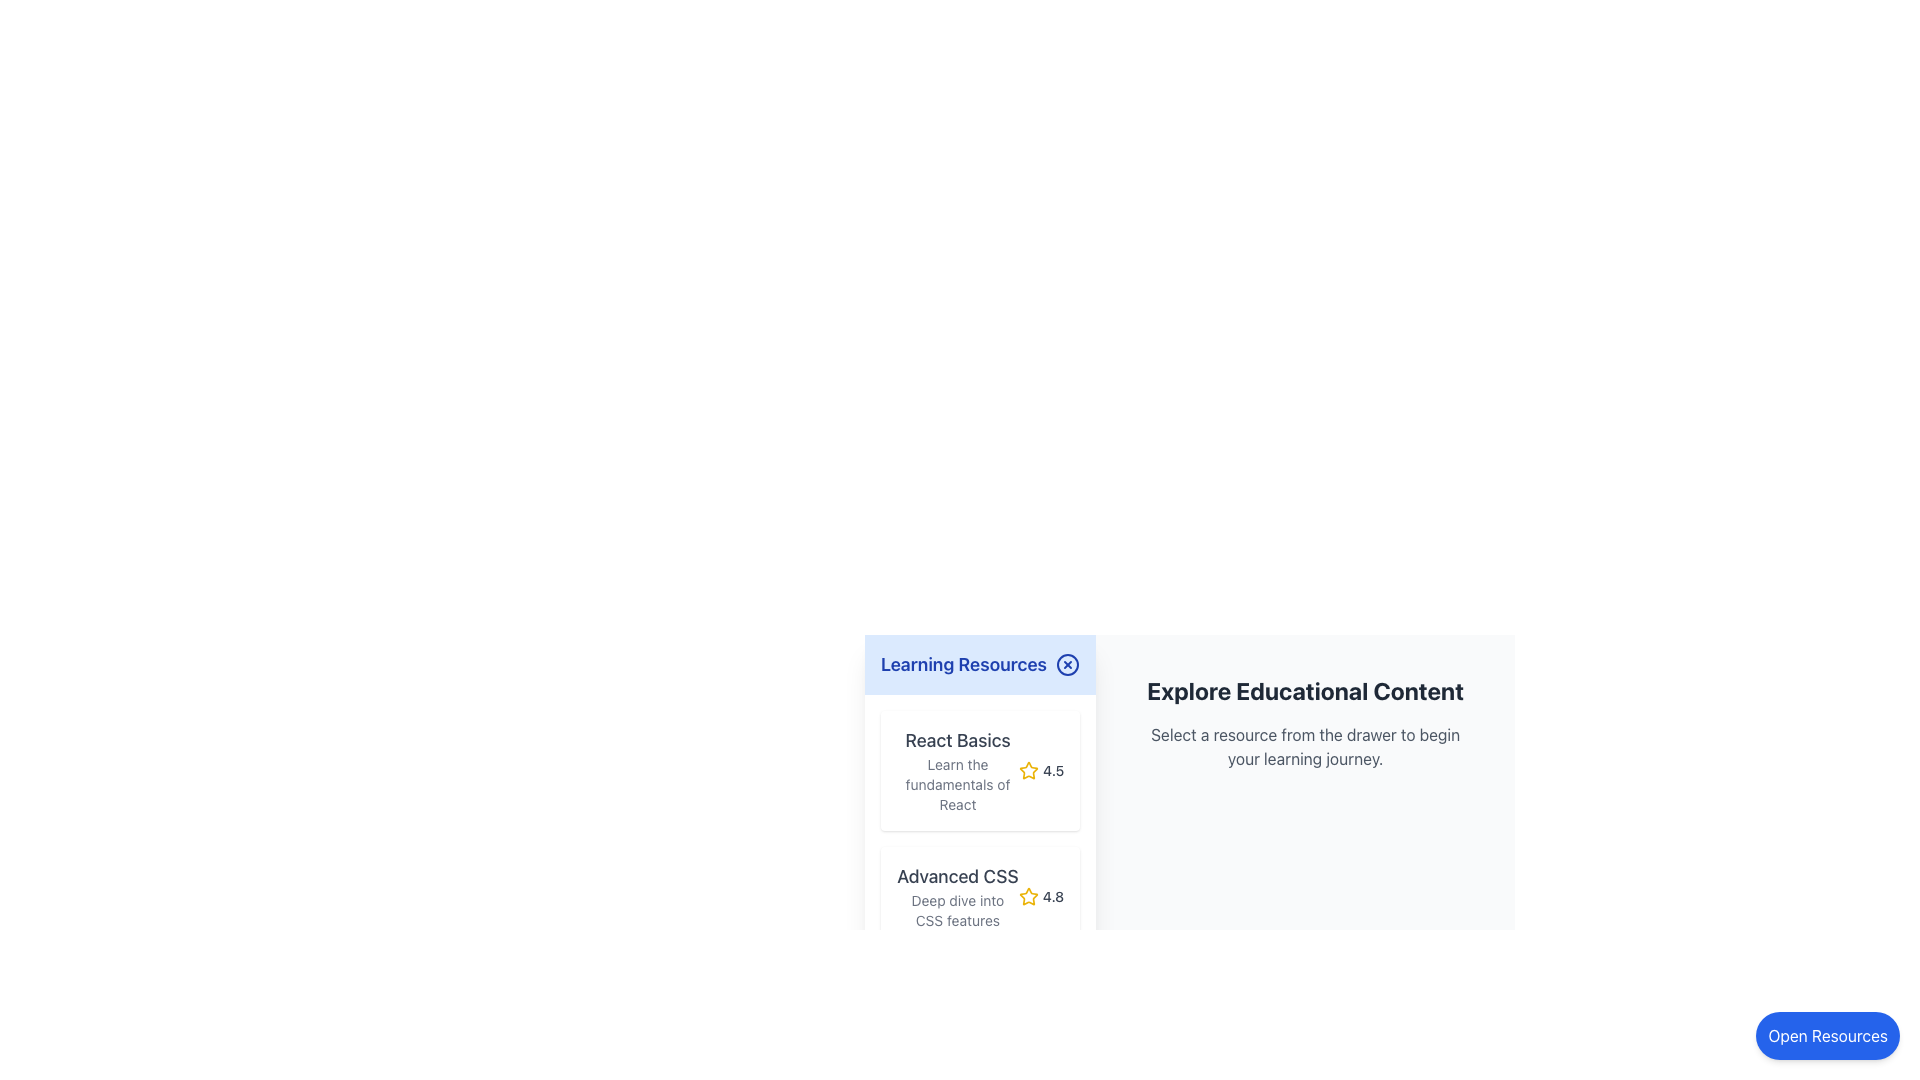 The image size is (1920, 1080). What do you see at coordinates (1028, 895) in the screenshot?
I see `the yellow star icon used for rating in the 'React Basics' card within the 'Learning Resources' section to trigger the tooltip` at bounding box center [1028, 895].